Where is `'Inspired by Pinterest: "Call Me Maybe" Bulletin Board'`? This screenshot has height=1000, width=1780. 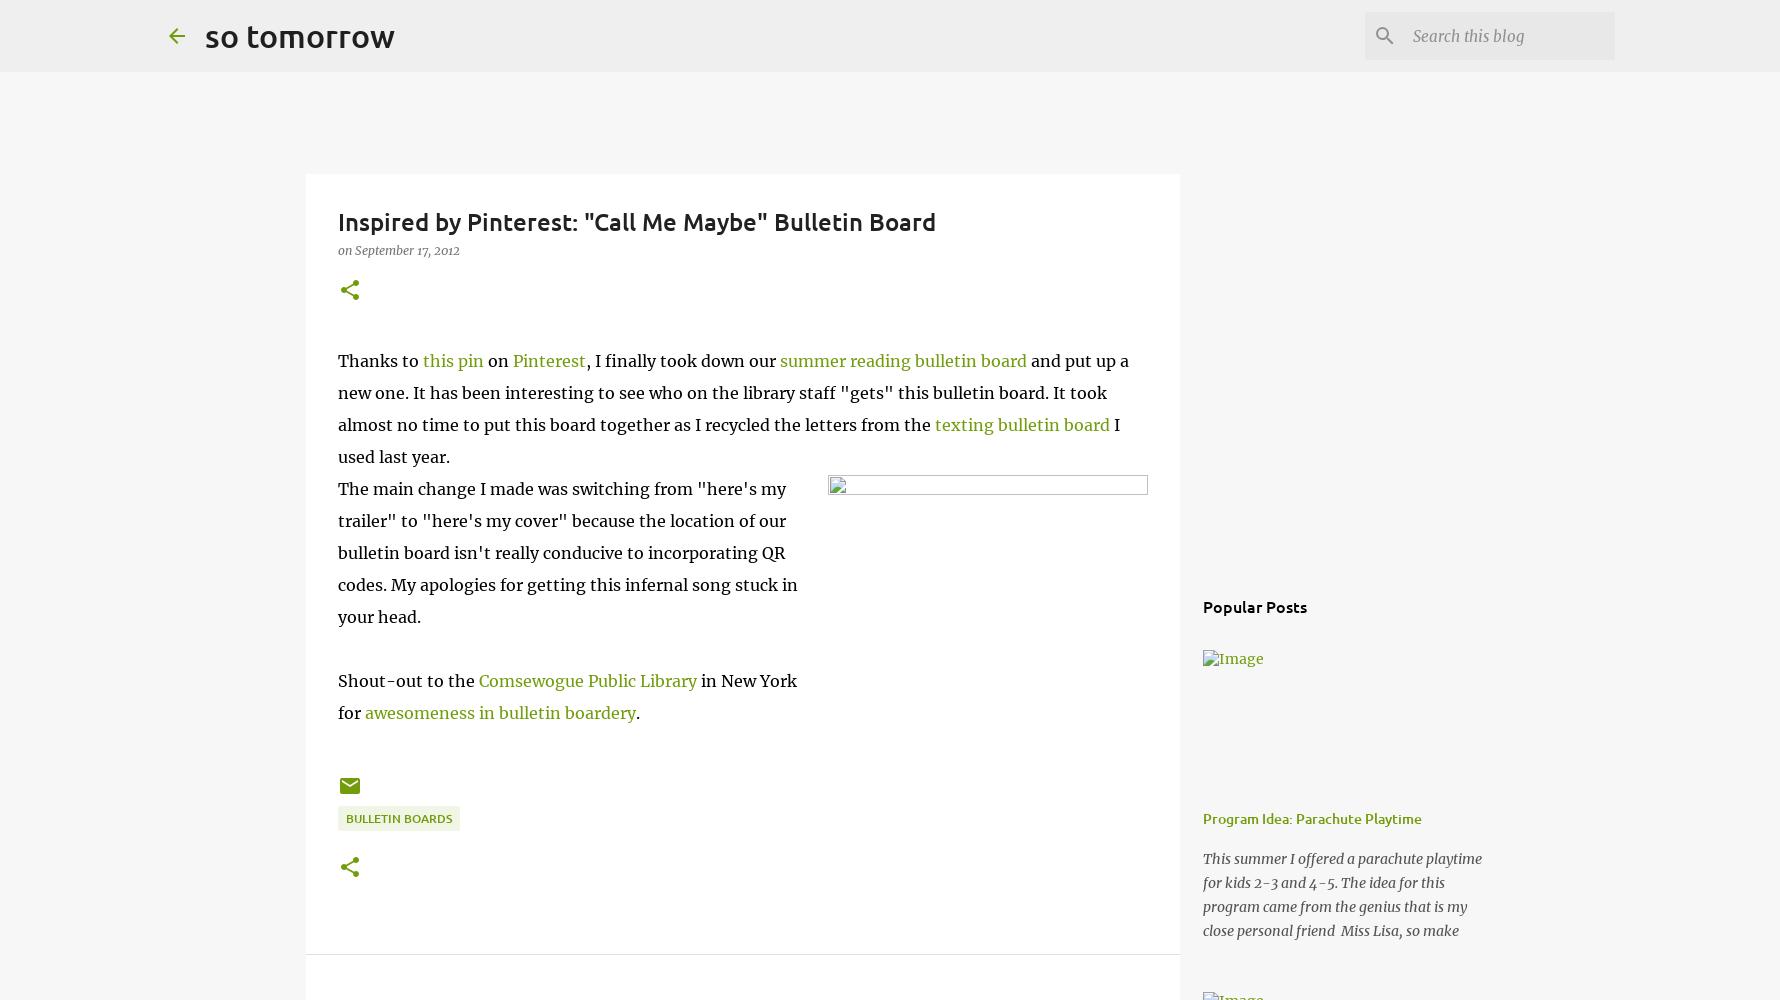 'Inspired by Pinterest: "Call Me Maybe" Bulletin Board' is located at coordinates (635, 220).